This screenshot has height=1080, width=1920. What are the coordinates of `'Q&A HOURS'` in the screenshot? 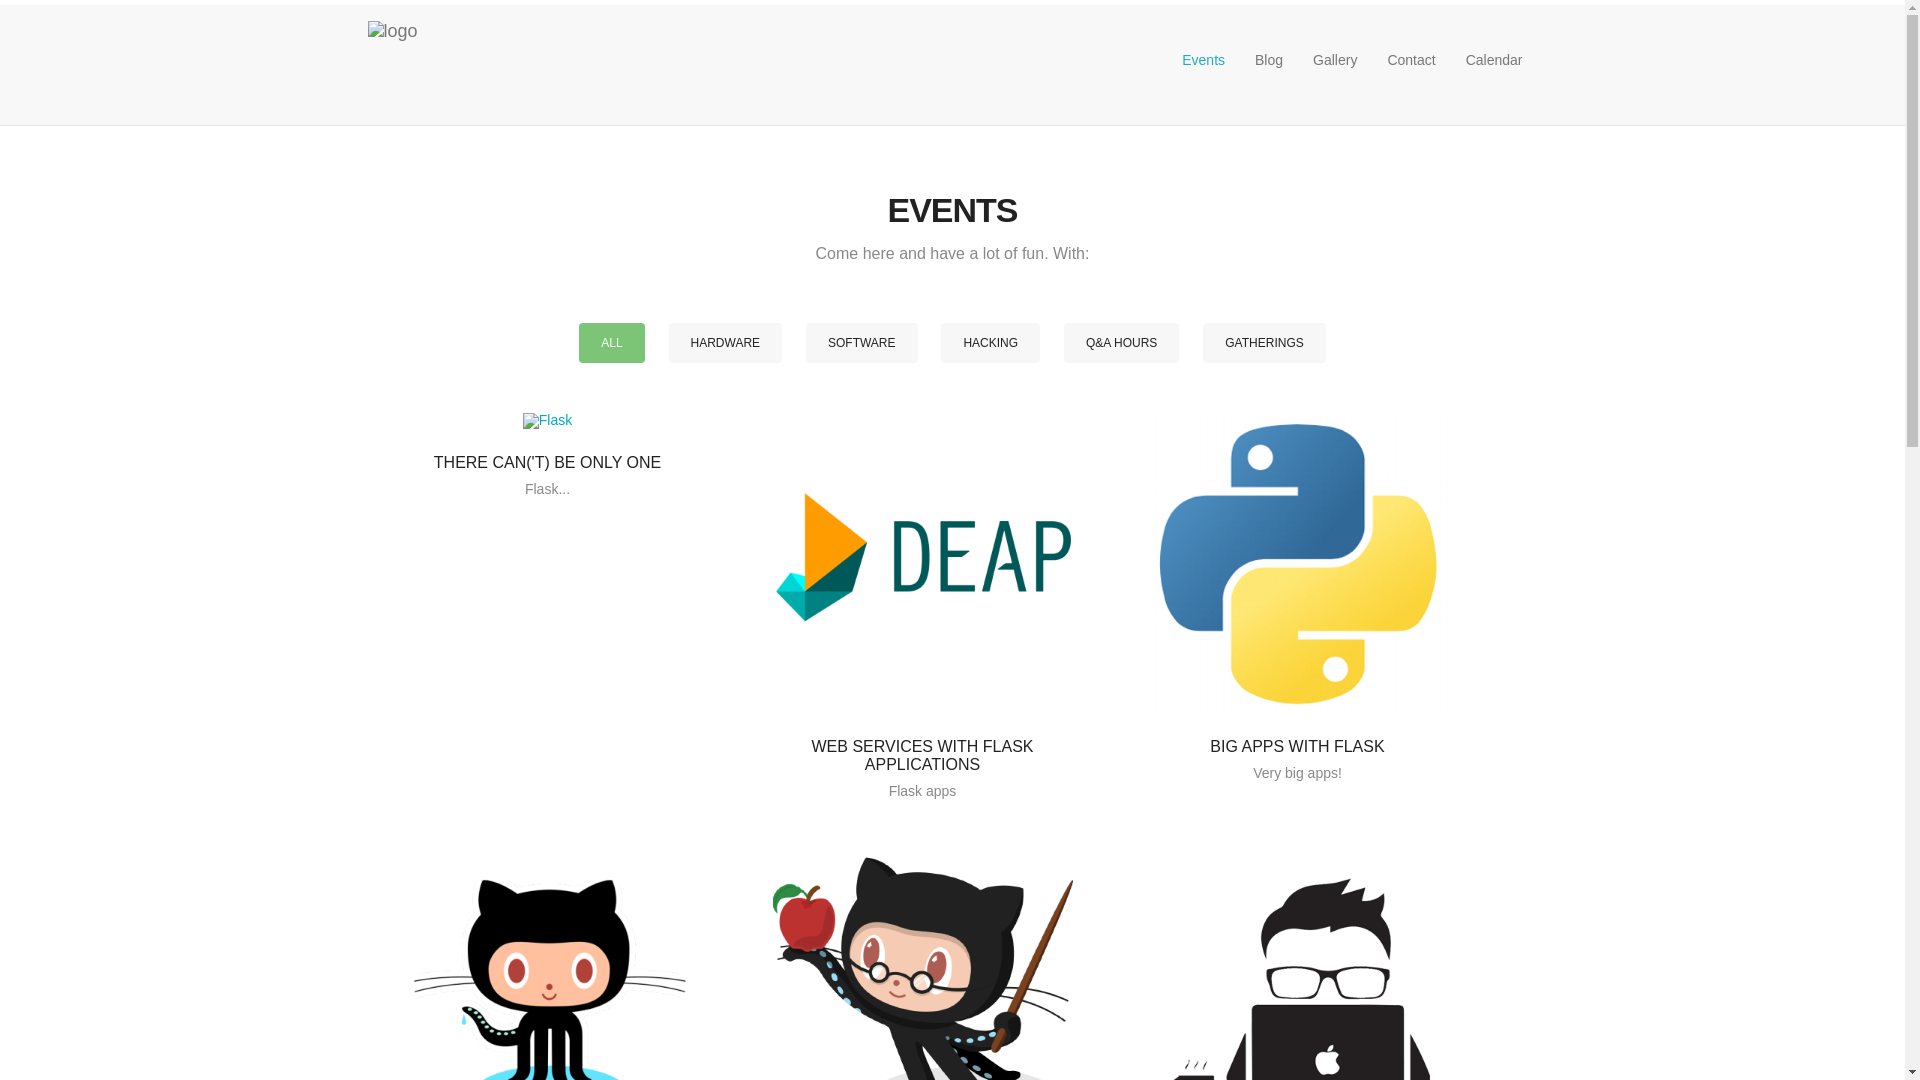 It's located at (1121, 342).